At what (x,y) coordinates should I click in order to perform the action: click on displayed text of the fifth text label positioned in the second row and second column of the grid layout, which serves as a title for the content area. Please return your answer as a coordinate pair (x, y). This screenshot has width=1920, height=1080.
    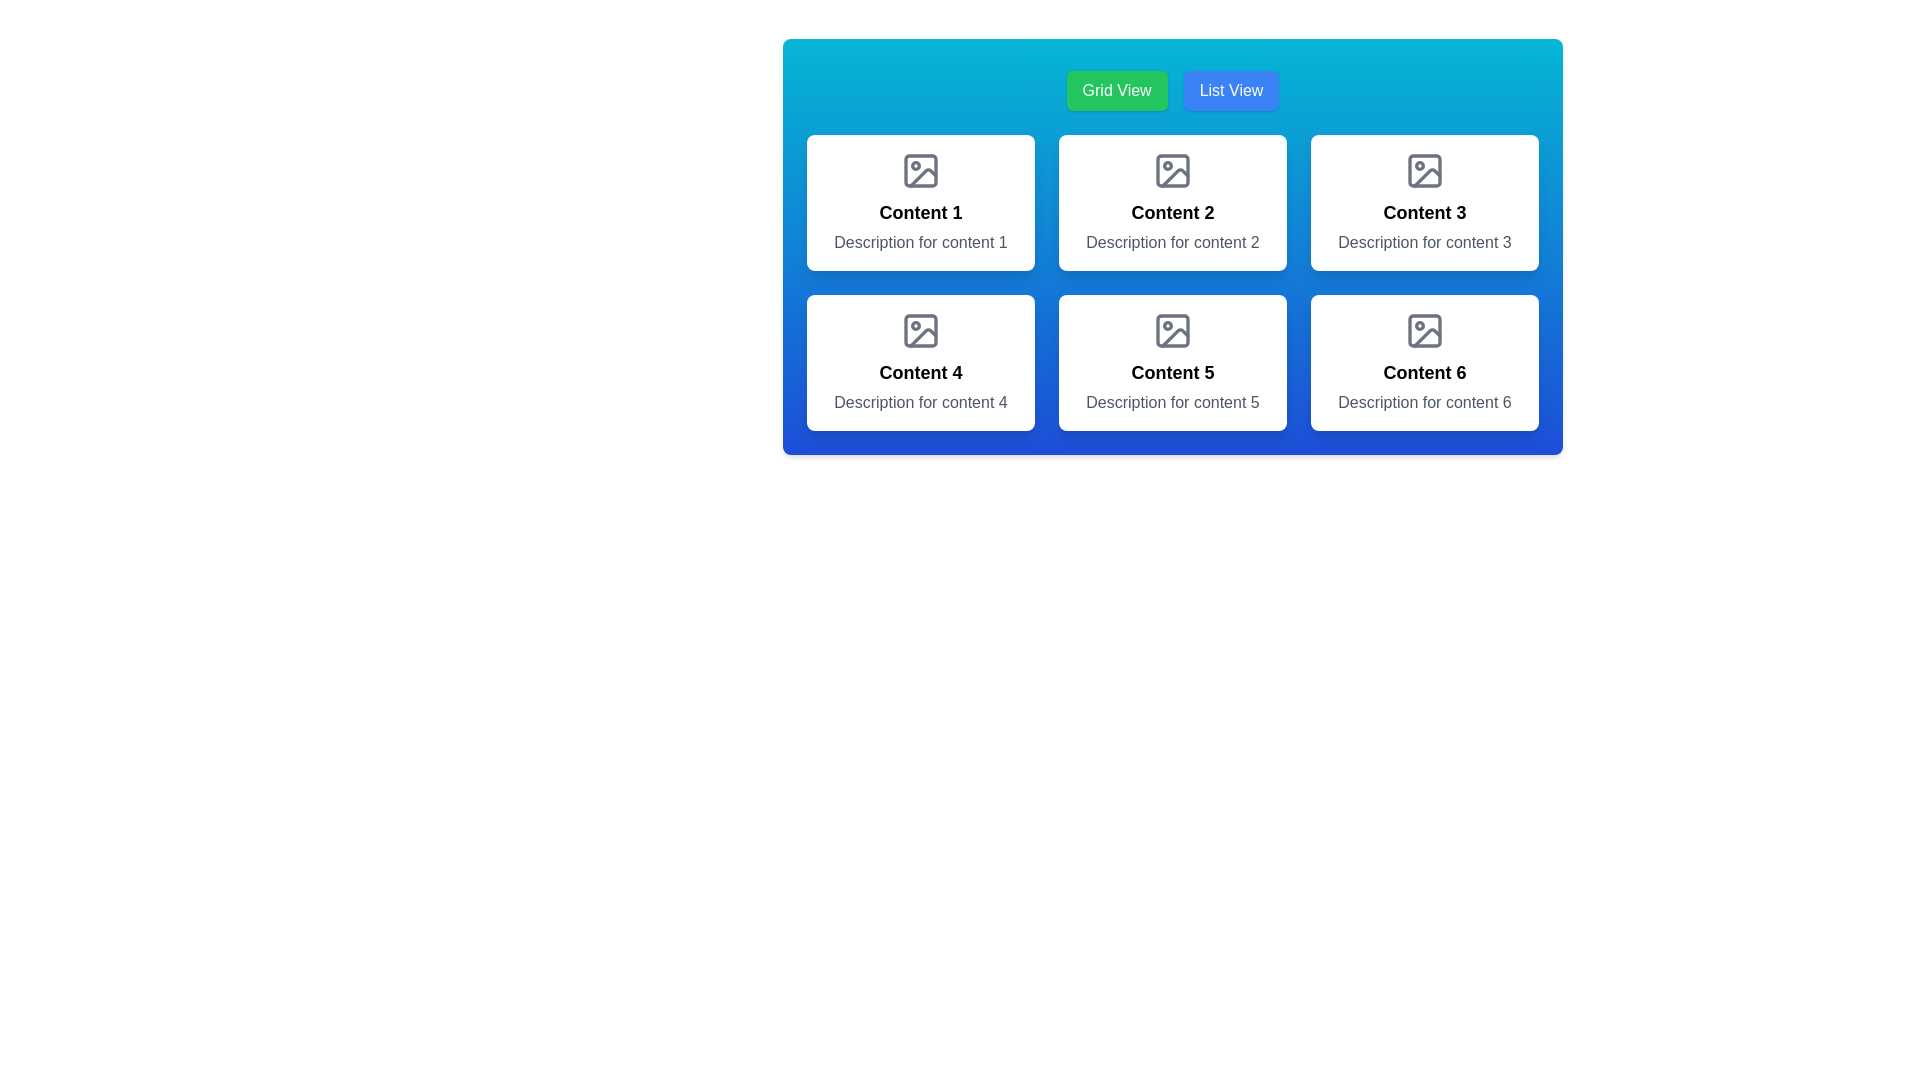
    Looking at the image, I should click on (1172, 373).